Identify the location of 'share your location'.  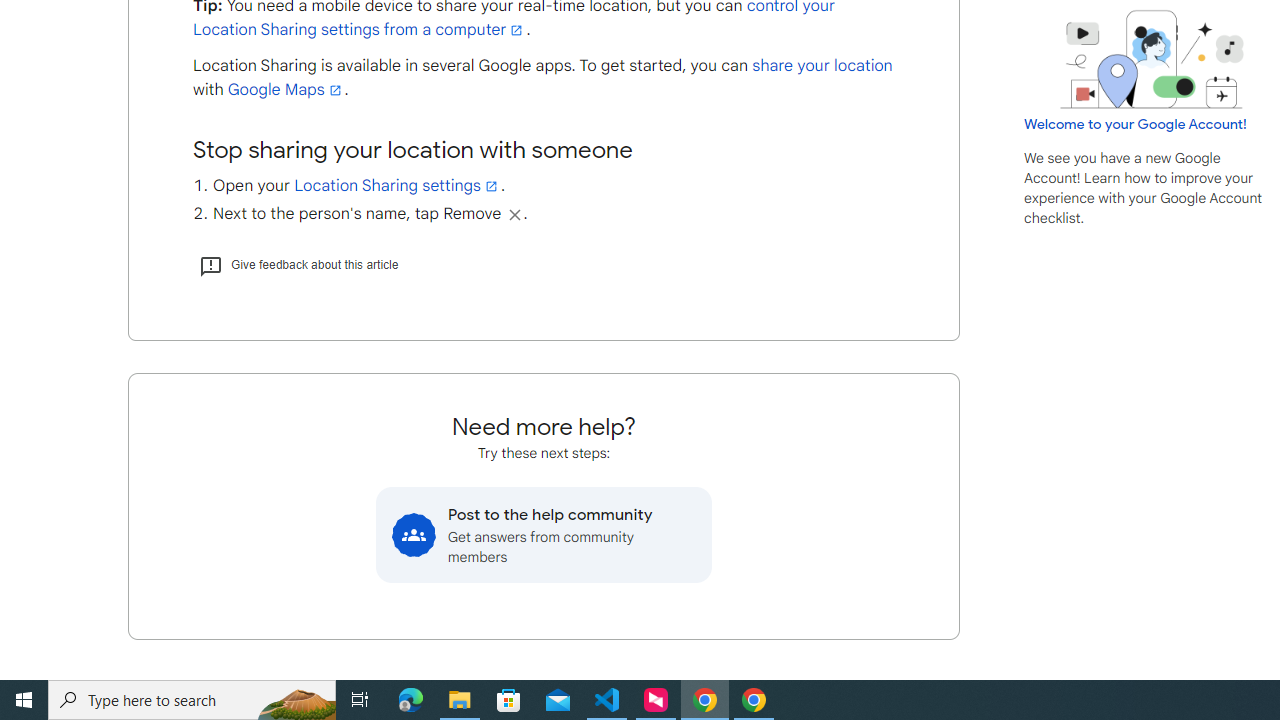
(823, 65).